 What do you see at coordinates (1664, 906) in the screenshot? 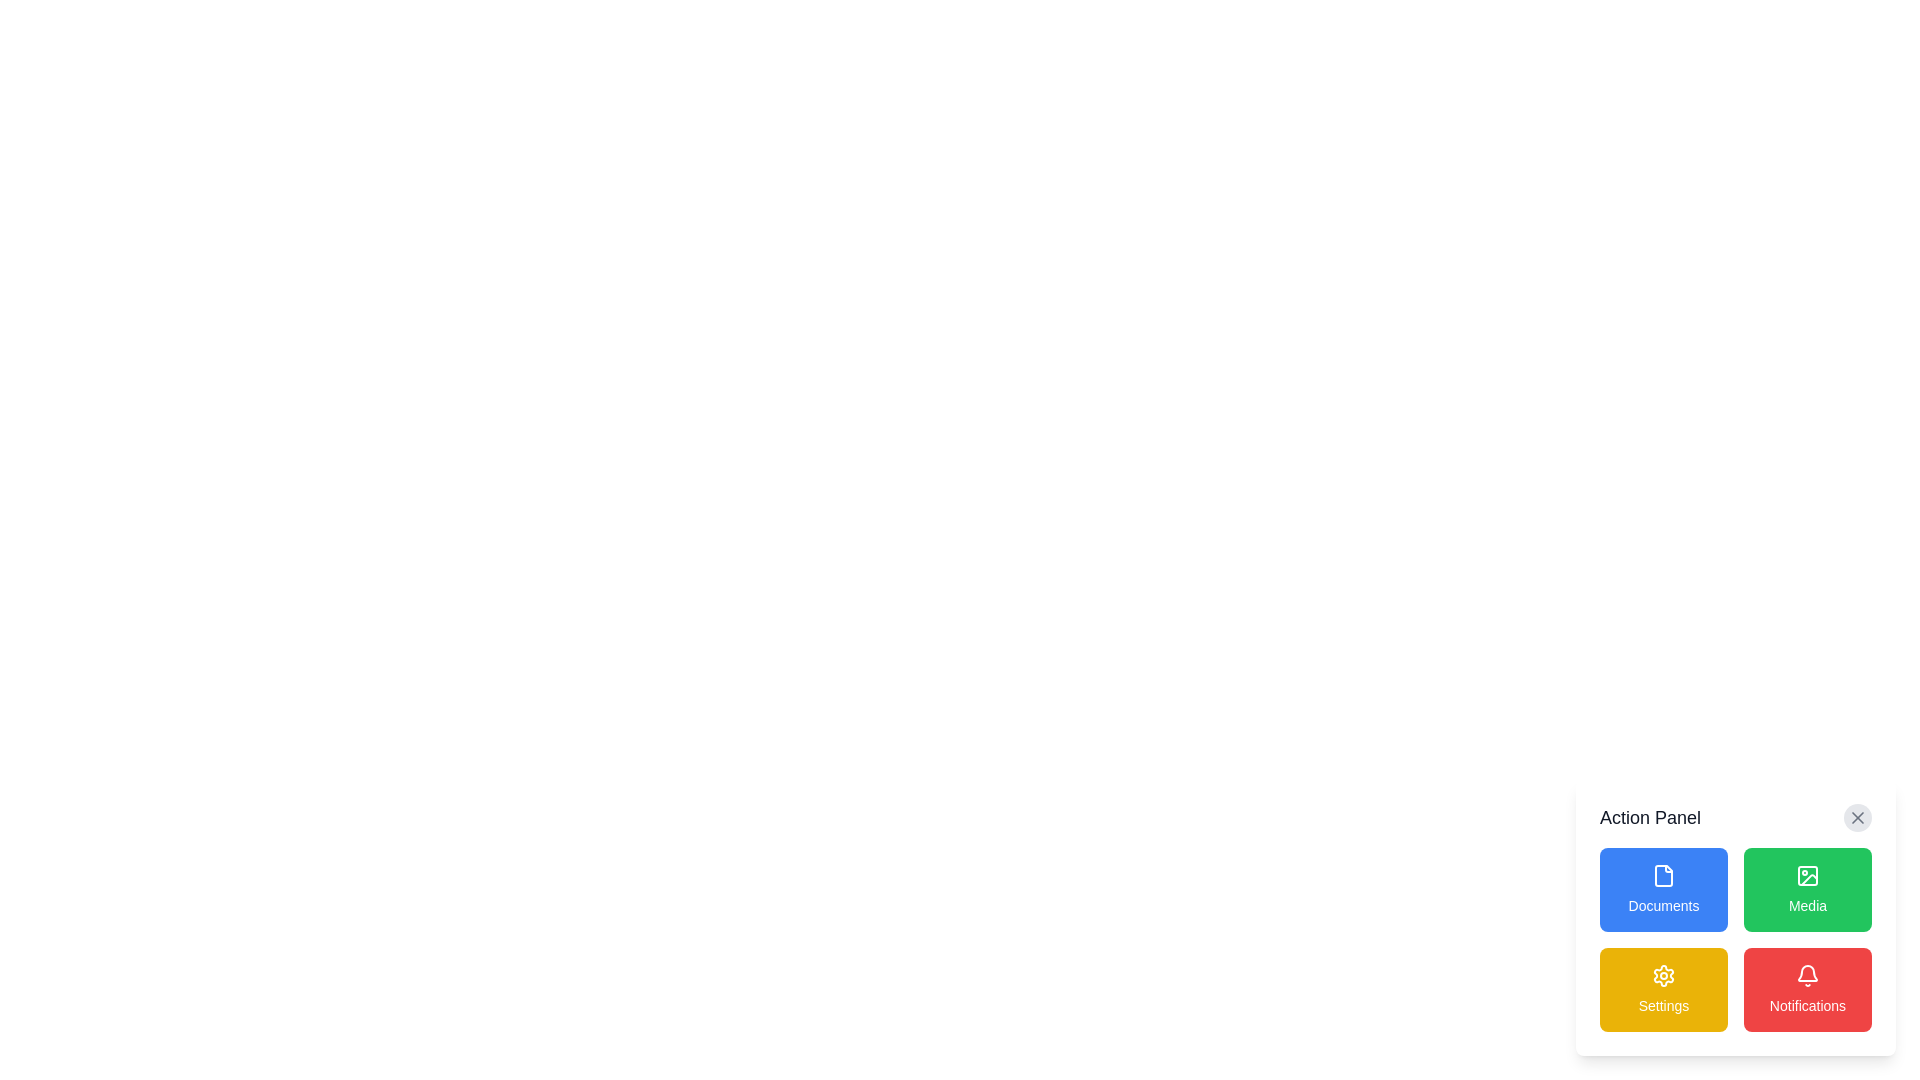
I see `label 'Documents' which is located at the bottom center of the blue button in the 'Action Panel'` at bounding box center [1664, 906].